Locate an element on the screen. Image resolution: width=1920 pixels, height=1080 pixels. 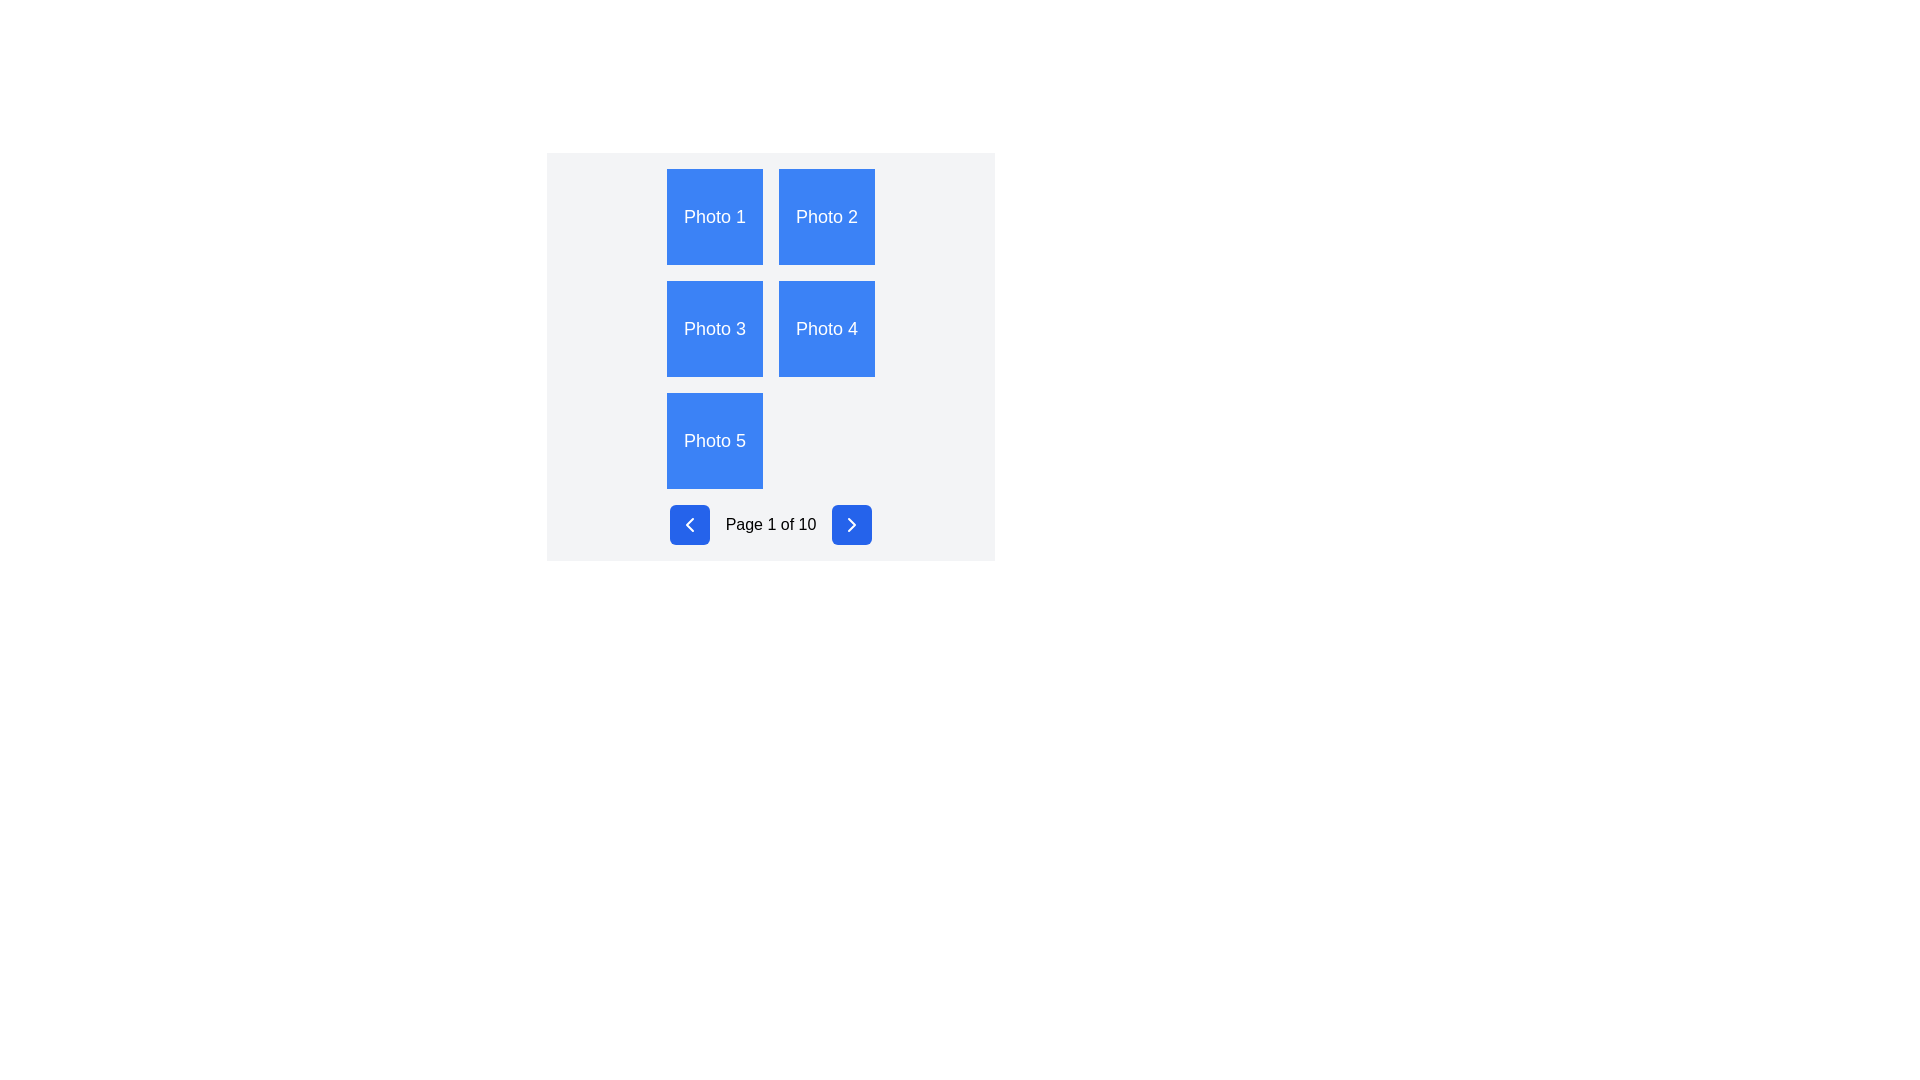
the button labeled 'Photo 4', which is located on the right side of the second row in a grid layout of photo options is located at coordinates (826, 327).